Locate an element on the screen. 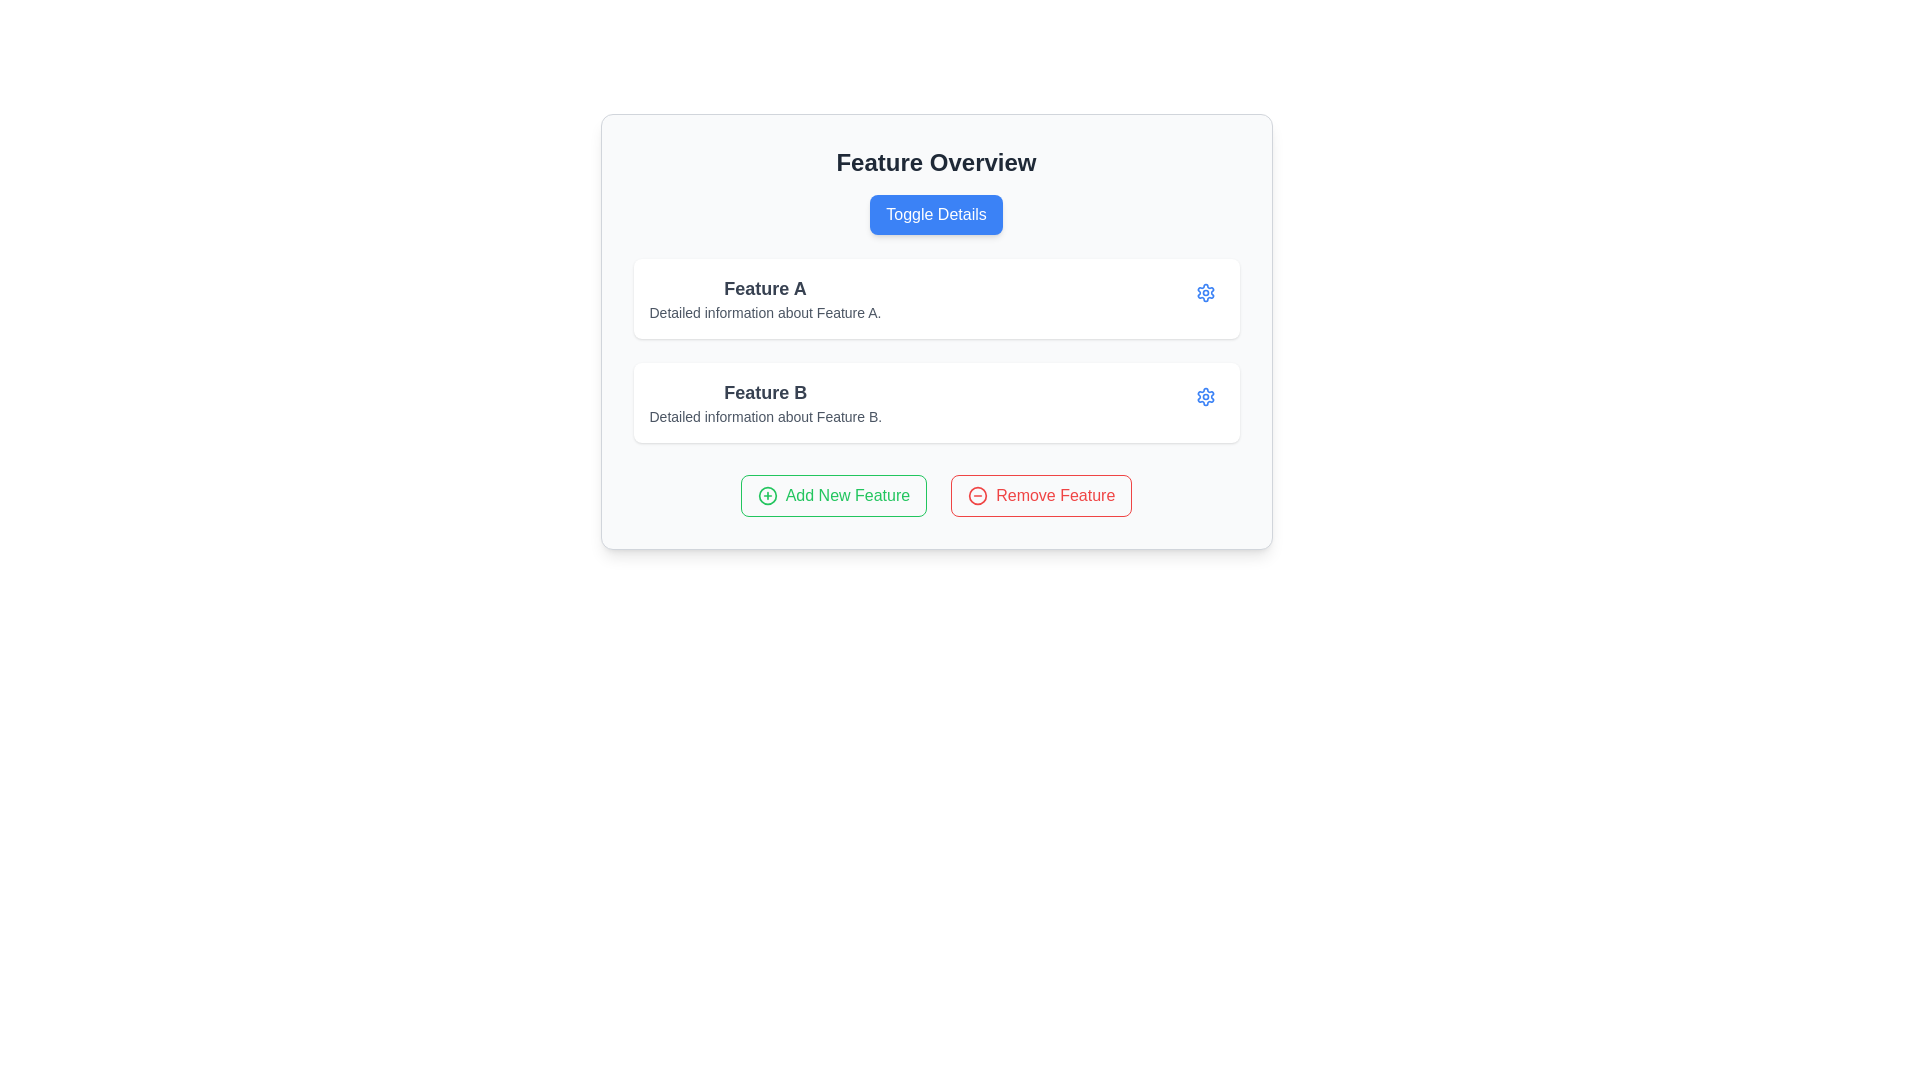  the 'Add New Feature' icon located to the left of the text label, which symbolizes addition or creation is located at coordinates (766, 495).